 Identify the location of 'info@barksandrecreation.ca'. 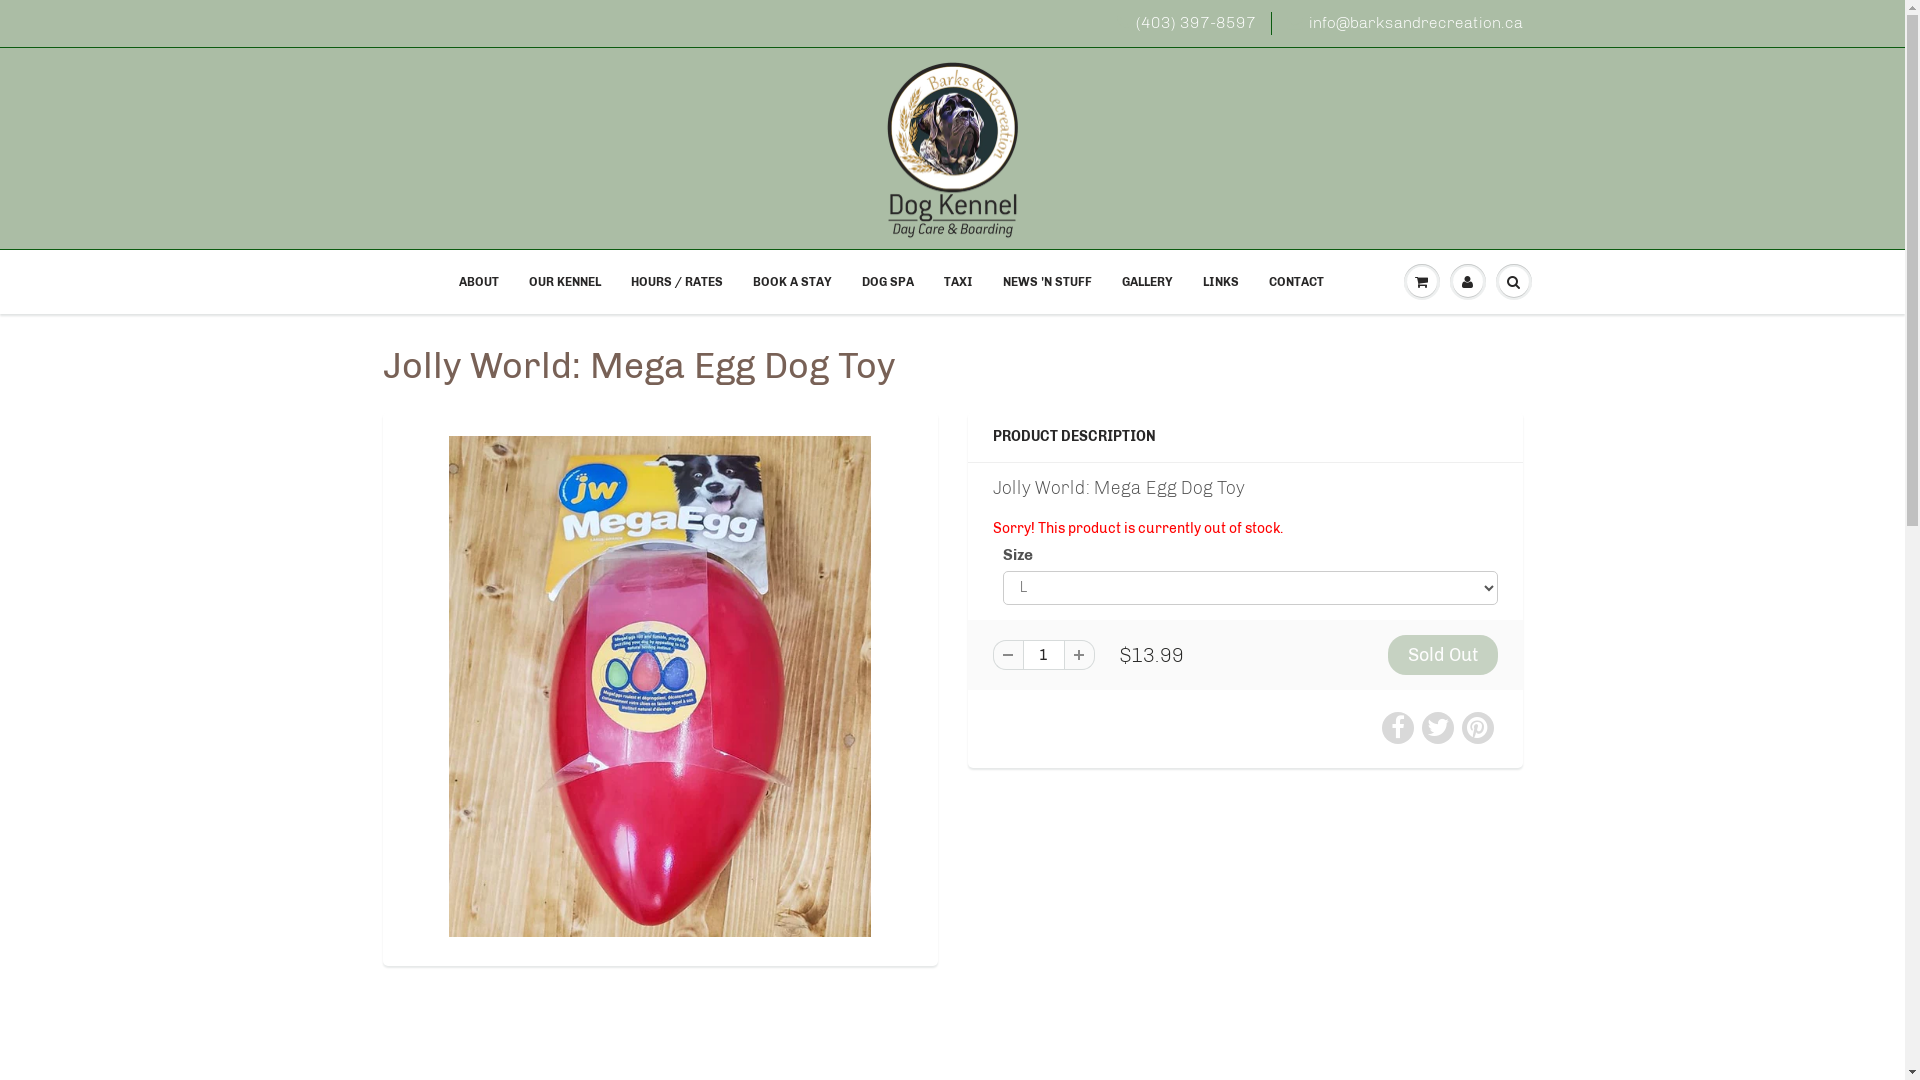
(1402, 23).